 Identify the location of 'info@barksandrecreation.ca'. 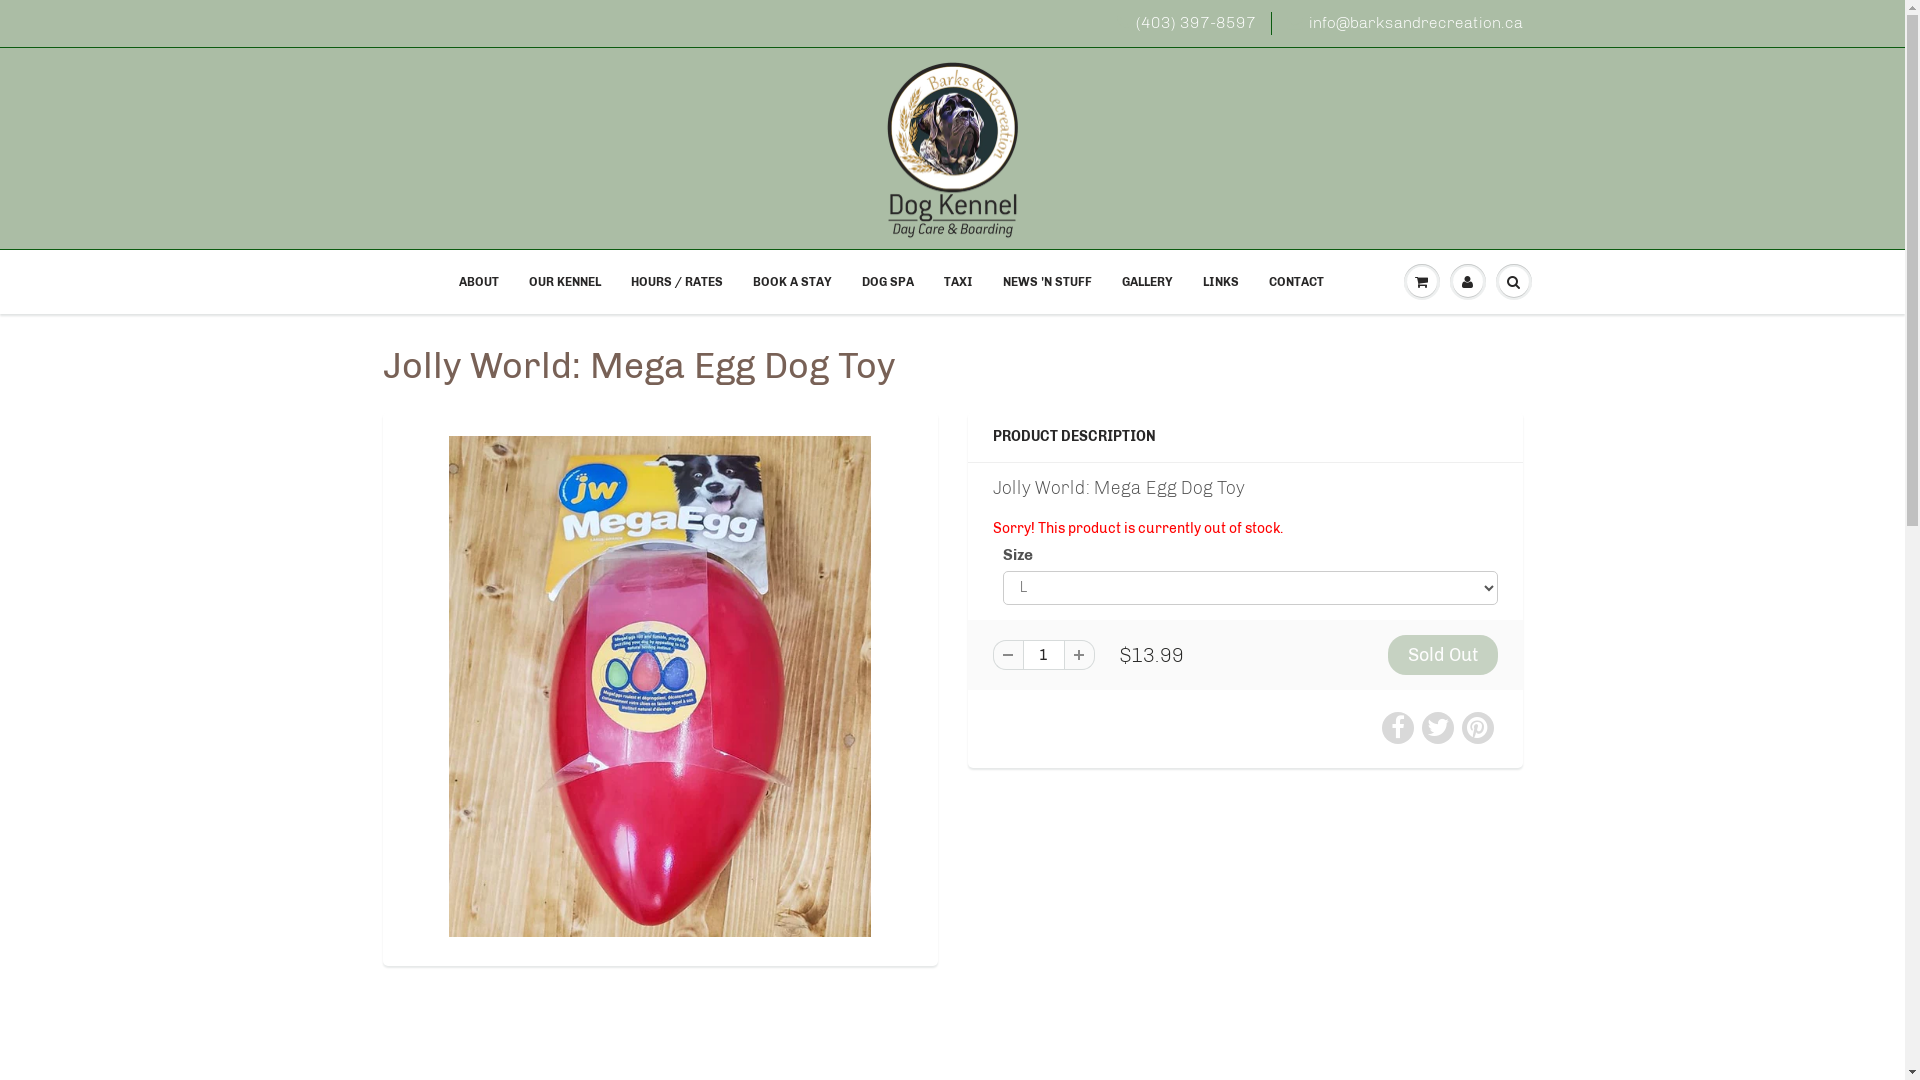
(1402, 23).